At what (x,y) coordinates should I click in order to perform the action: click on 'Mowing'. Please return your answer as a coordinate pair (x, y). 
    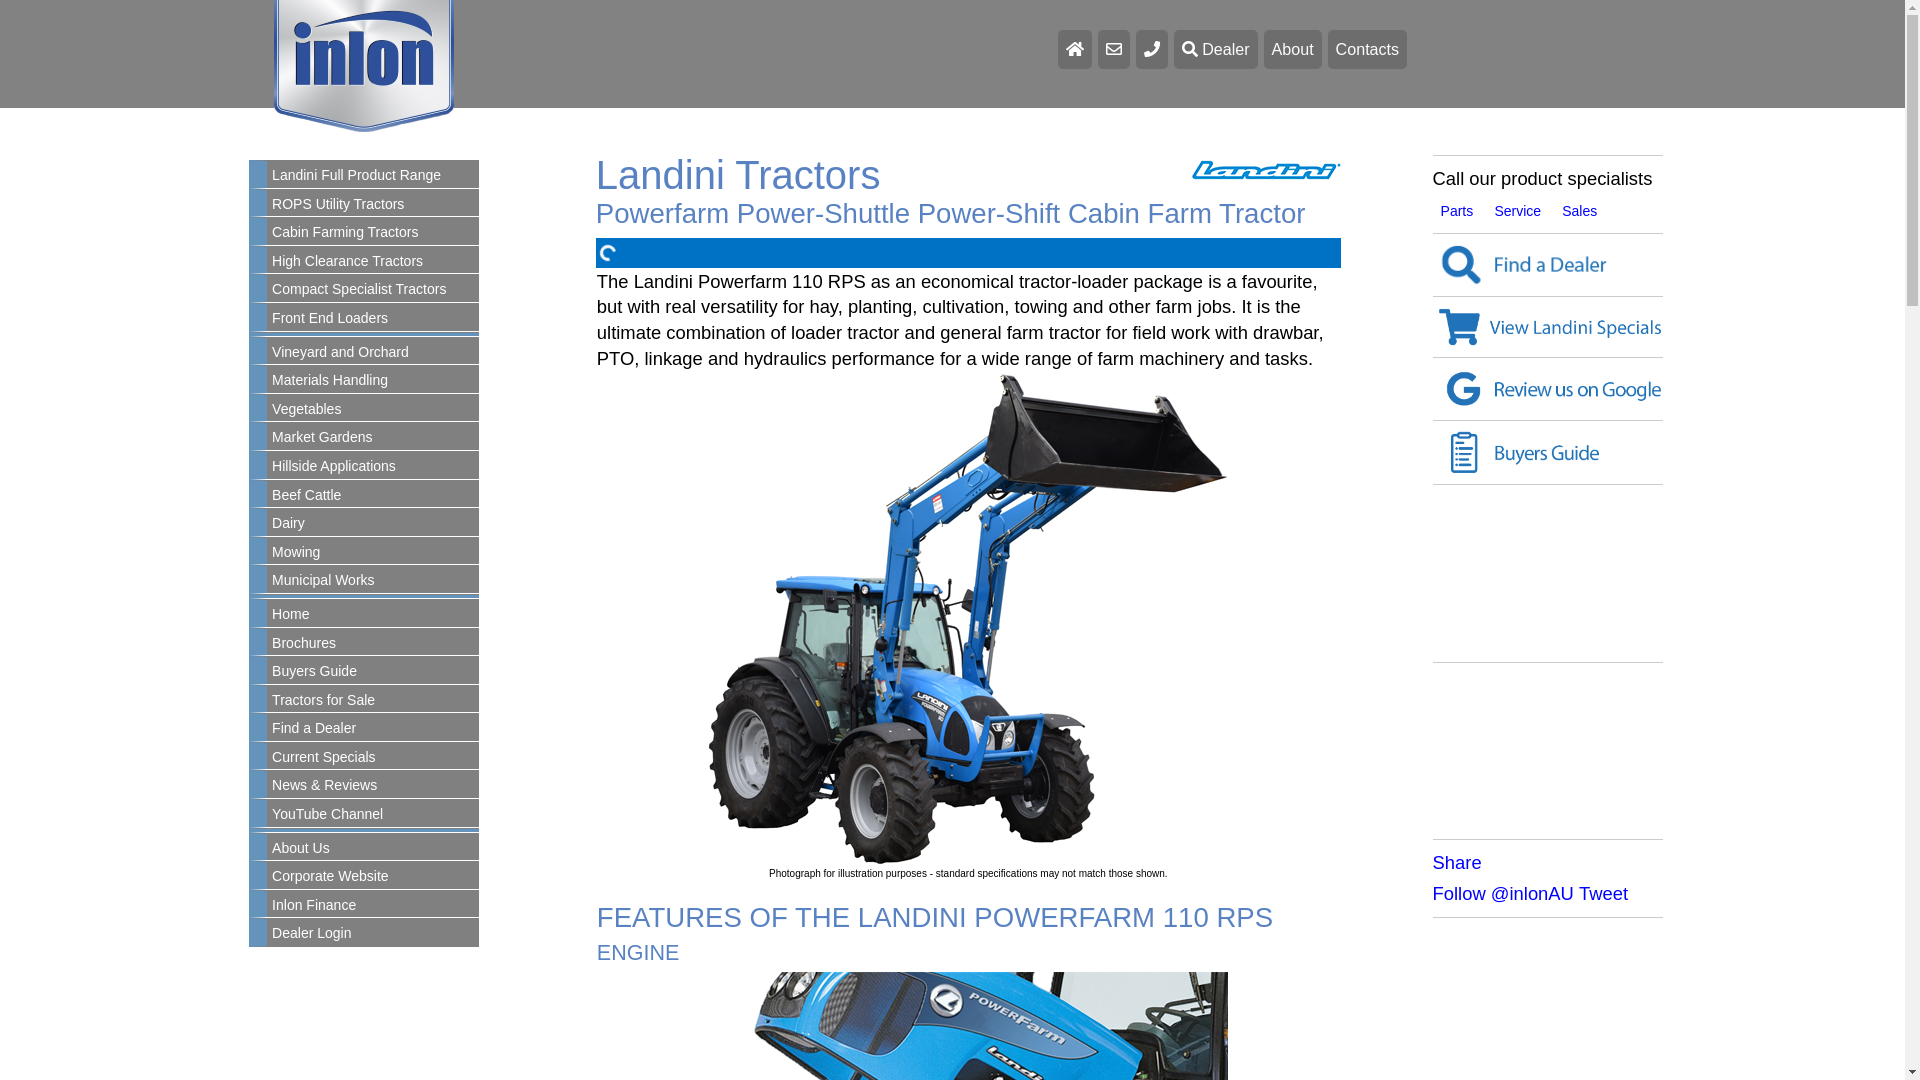
    Looking at the image, I should click on (373, 552).